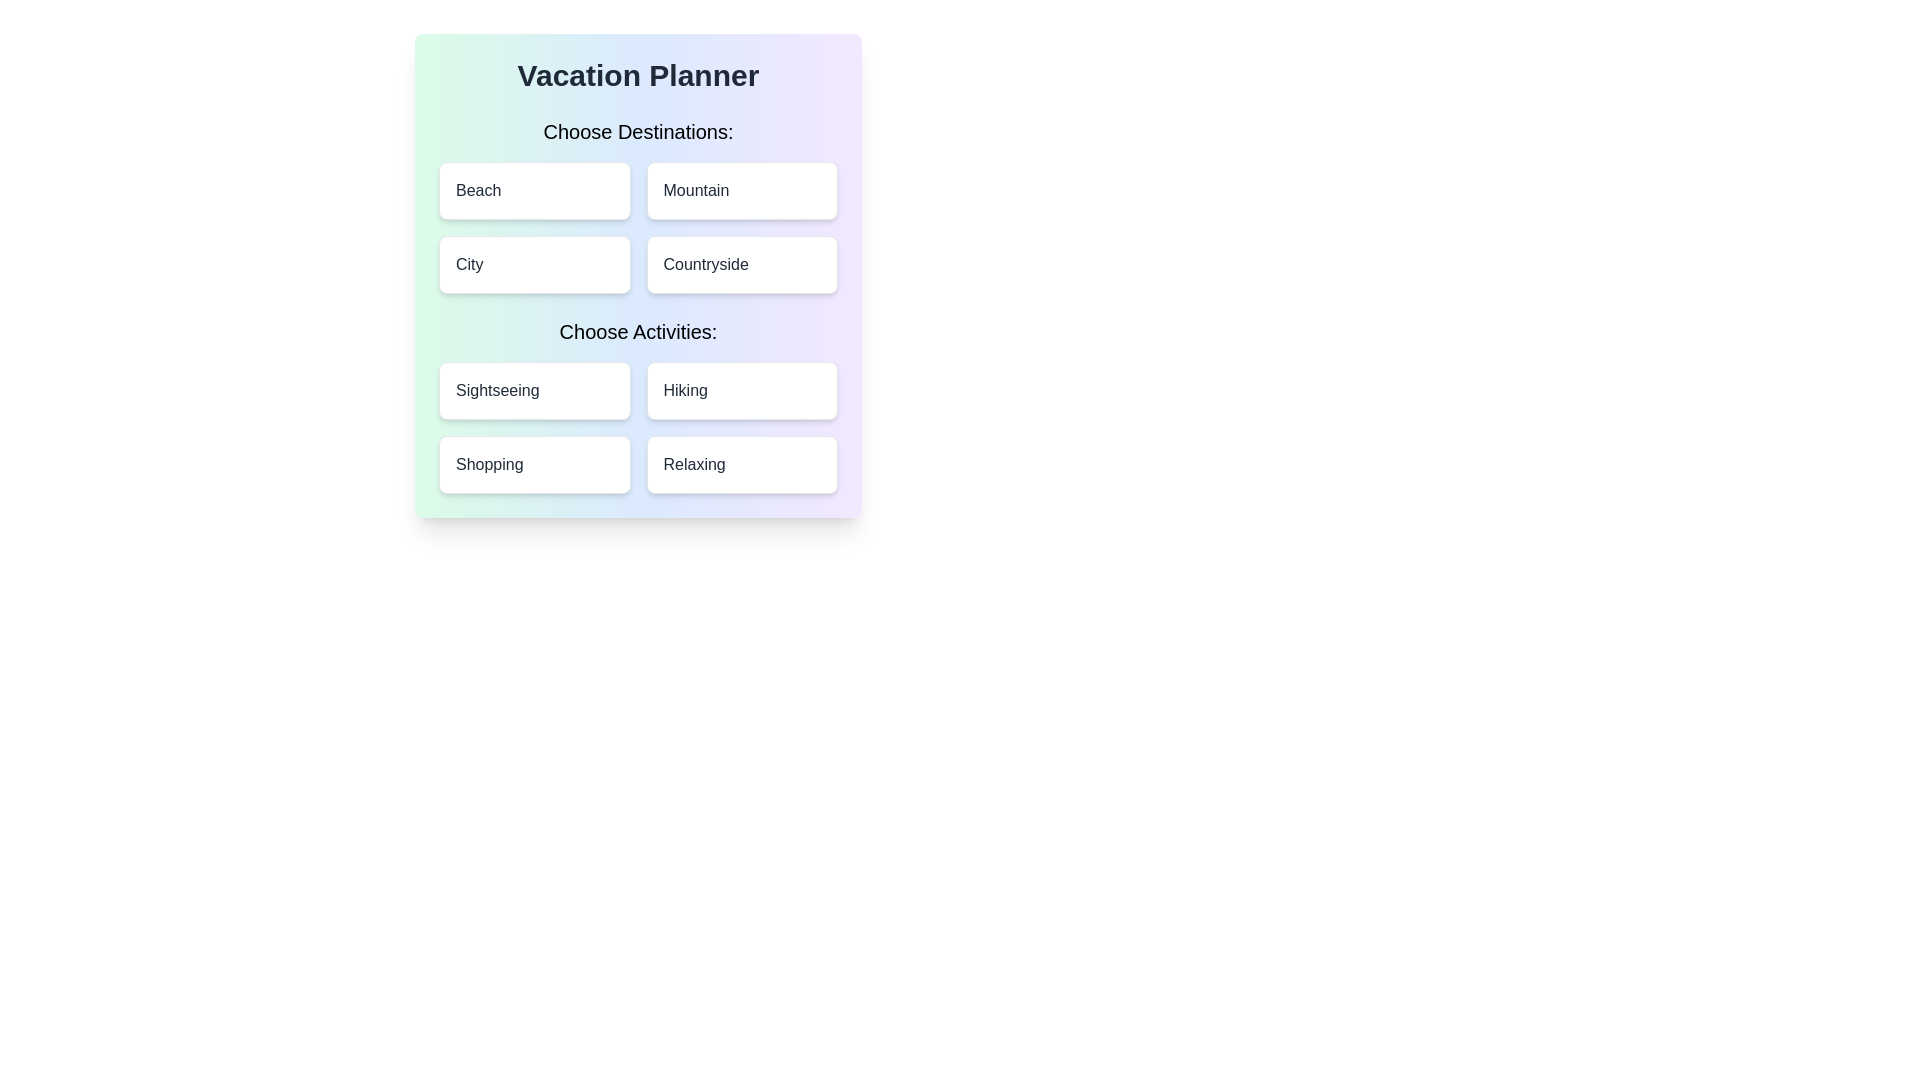 The image size is (1920, 1080). Describe the element at coordinates (637, 427) in the screenshot. I see `the tile in the activity selection grid` at that location.